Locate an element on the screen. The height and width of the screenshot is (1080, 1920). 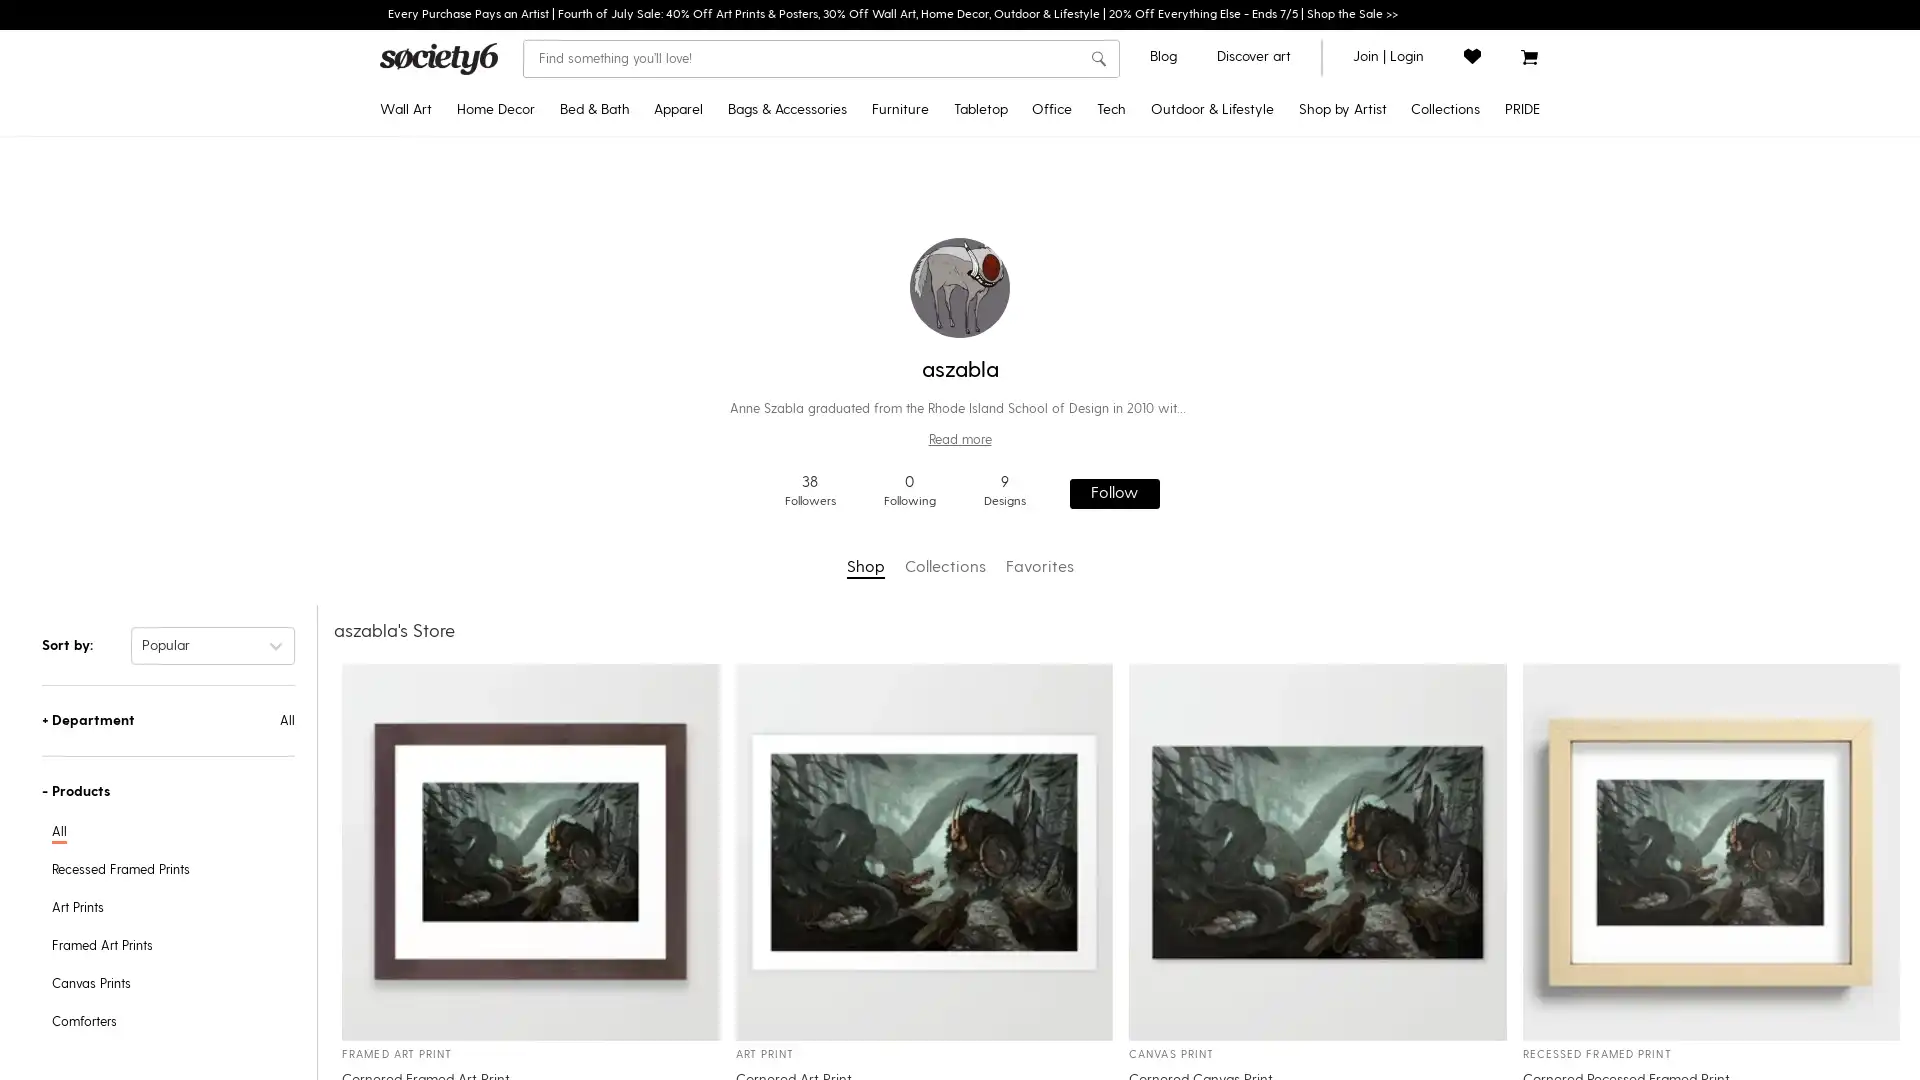
Discover LGBTQIA+ Artists is located at coordinates (1288, 320).